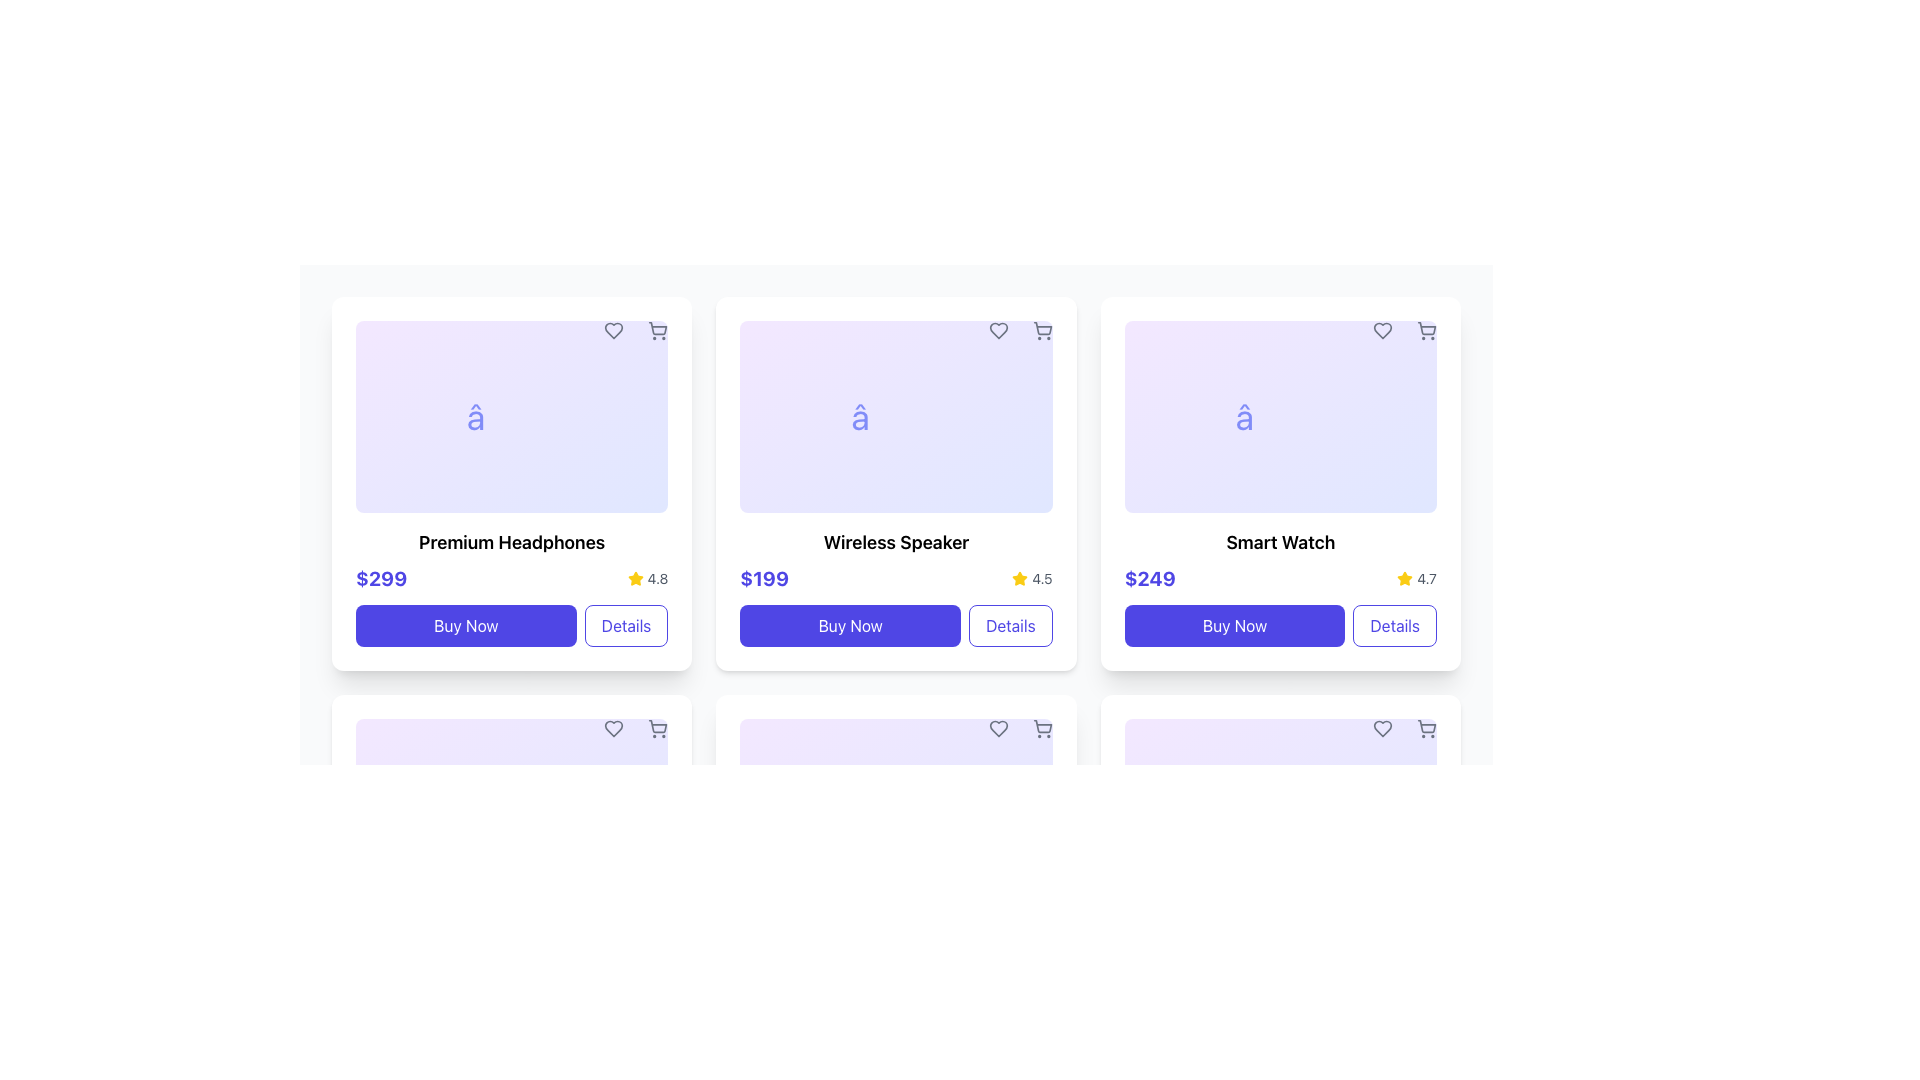  I want to click on the heart-shaped button with a gray outline at the top-right corner of the 'Premium Headphones' card to favorite the item, so click(613, 330).